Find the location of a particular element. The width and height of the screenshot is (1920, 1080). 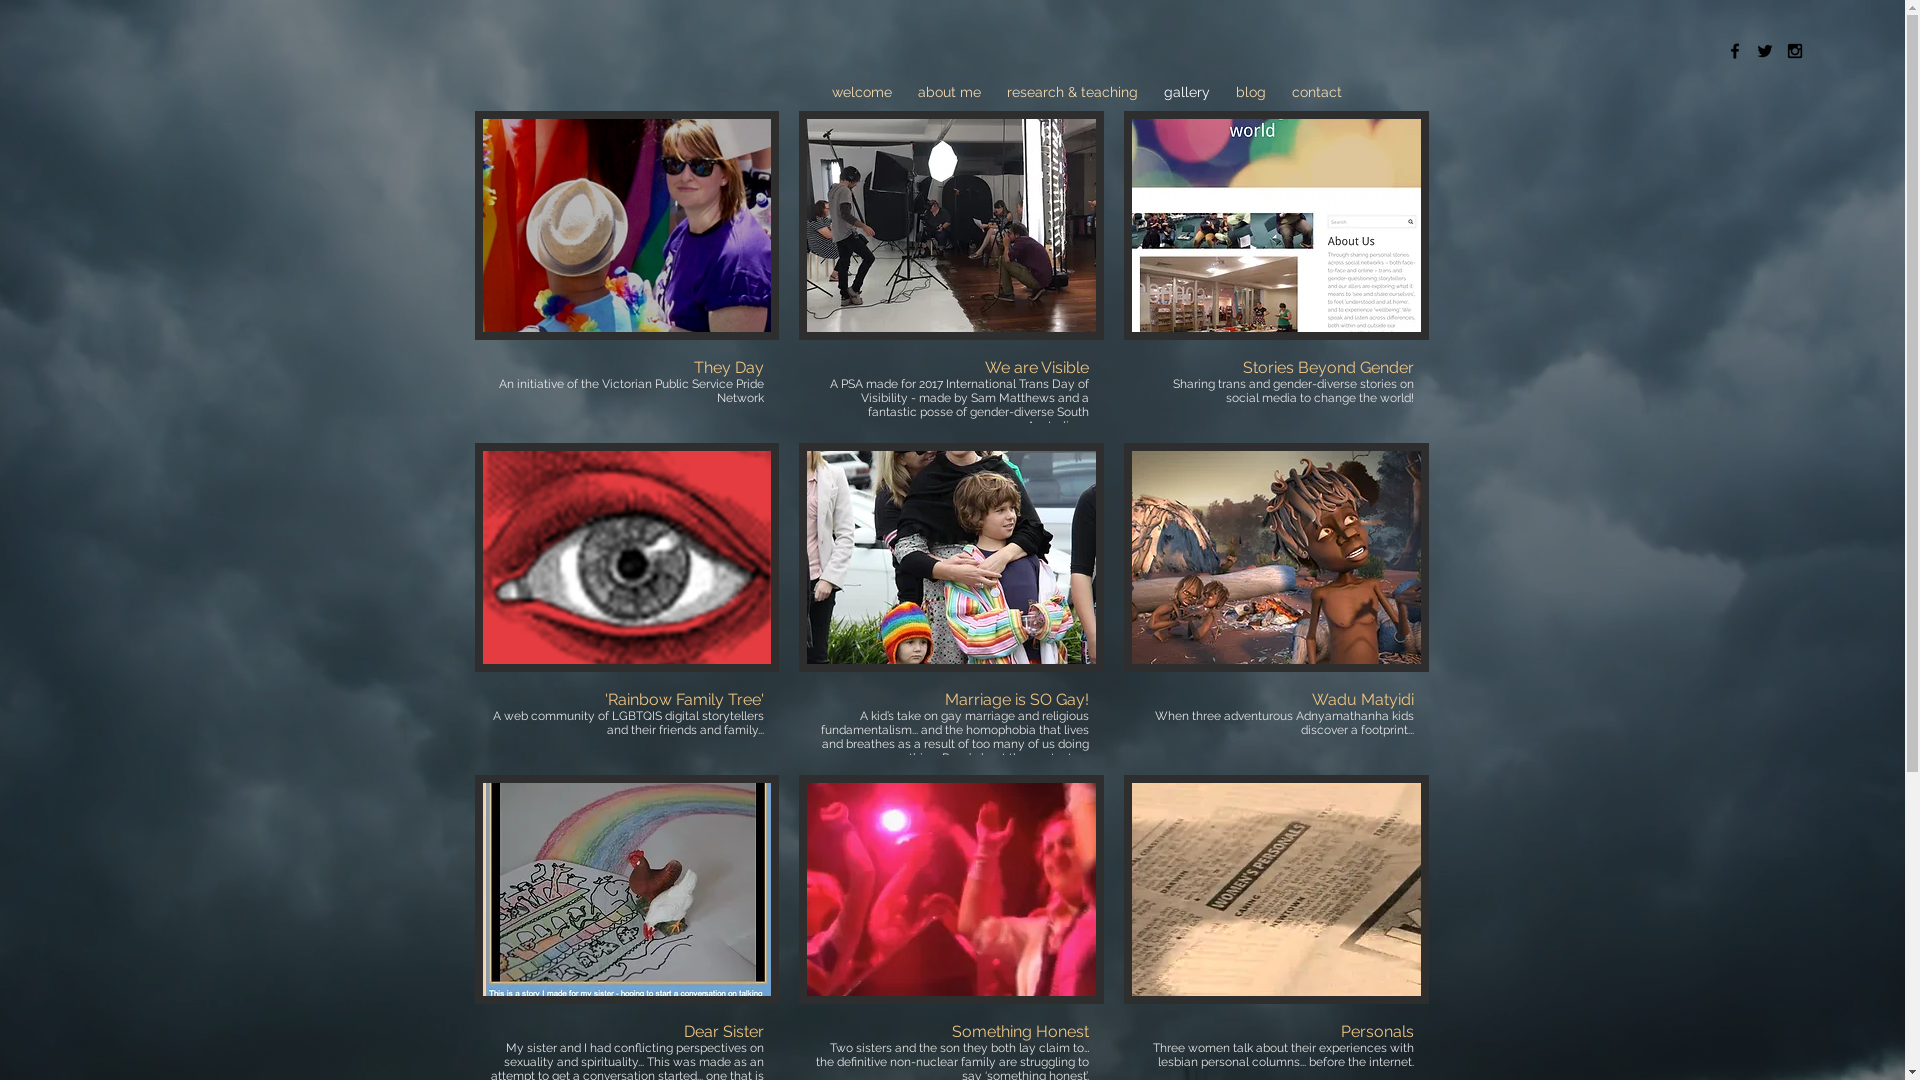

'research & teaching' is located at coordinates (1071, 92).